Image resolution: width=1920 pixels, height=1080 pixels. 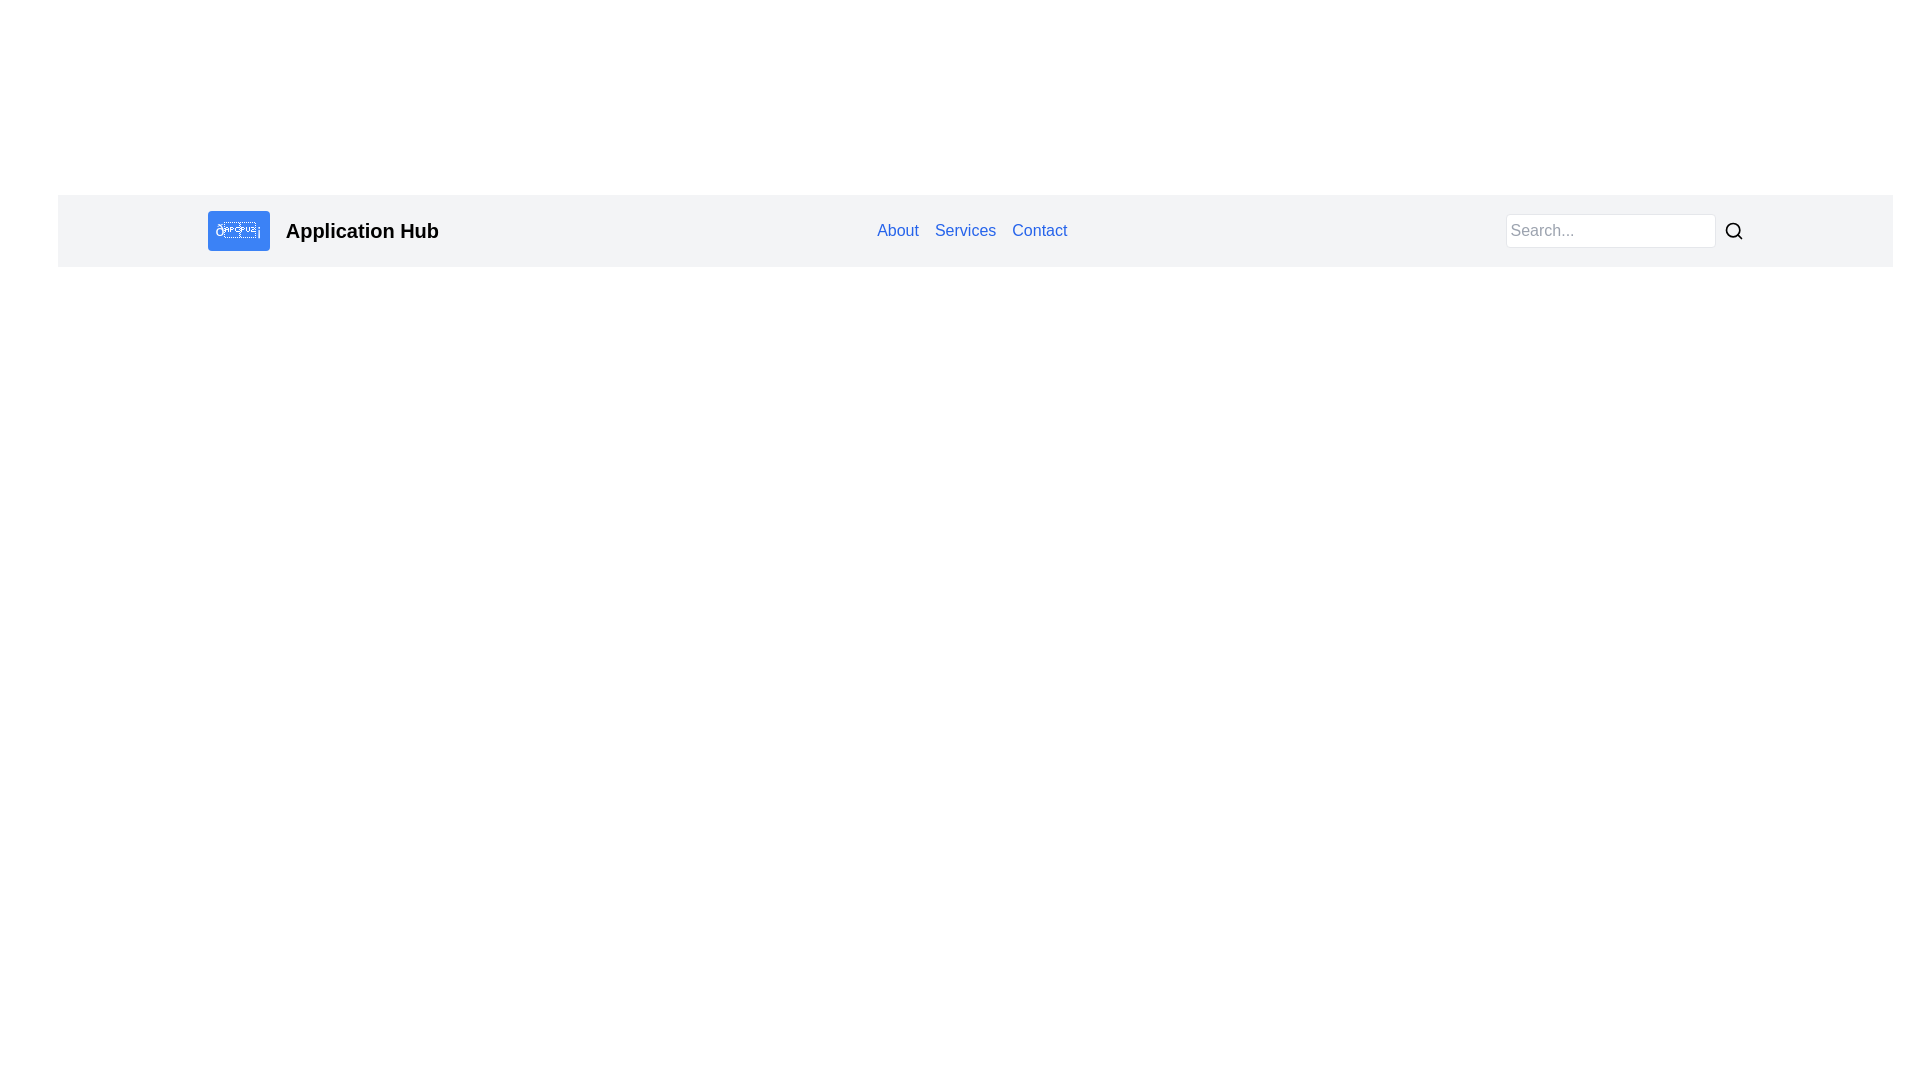 What do you see at coordinates (238, 230) in the screenshot?
I see `the application logo icon located in the top-left corner of the interface, next to the text 'Application Hub'` at bounding box center [238, 230].